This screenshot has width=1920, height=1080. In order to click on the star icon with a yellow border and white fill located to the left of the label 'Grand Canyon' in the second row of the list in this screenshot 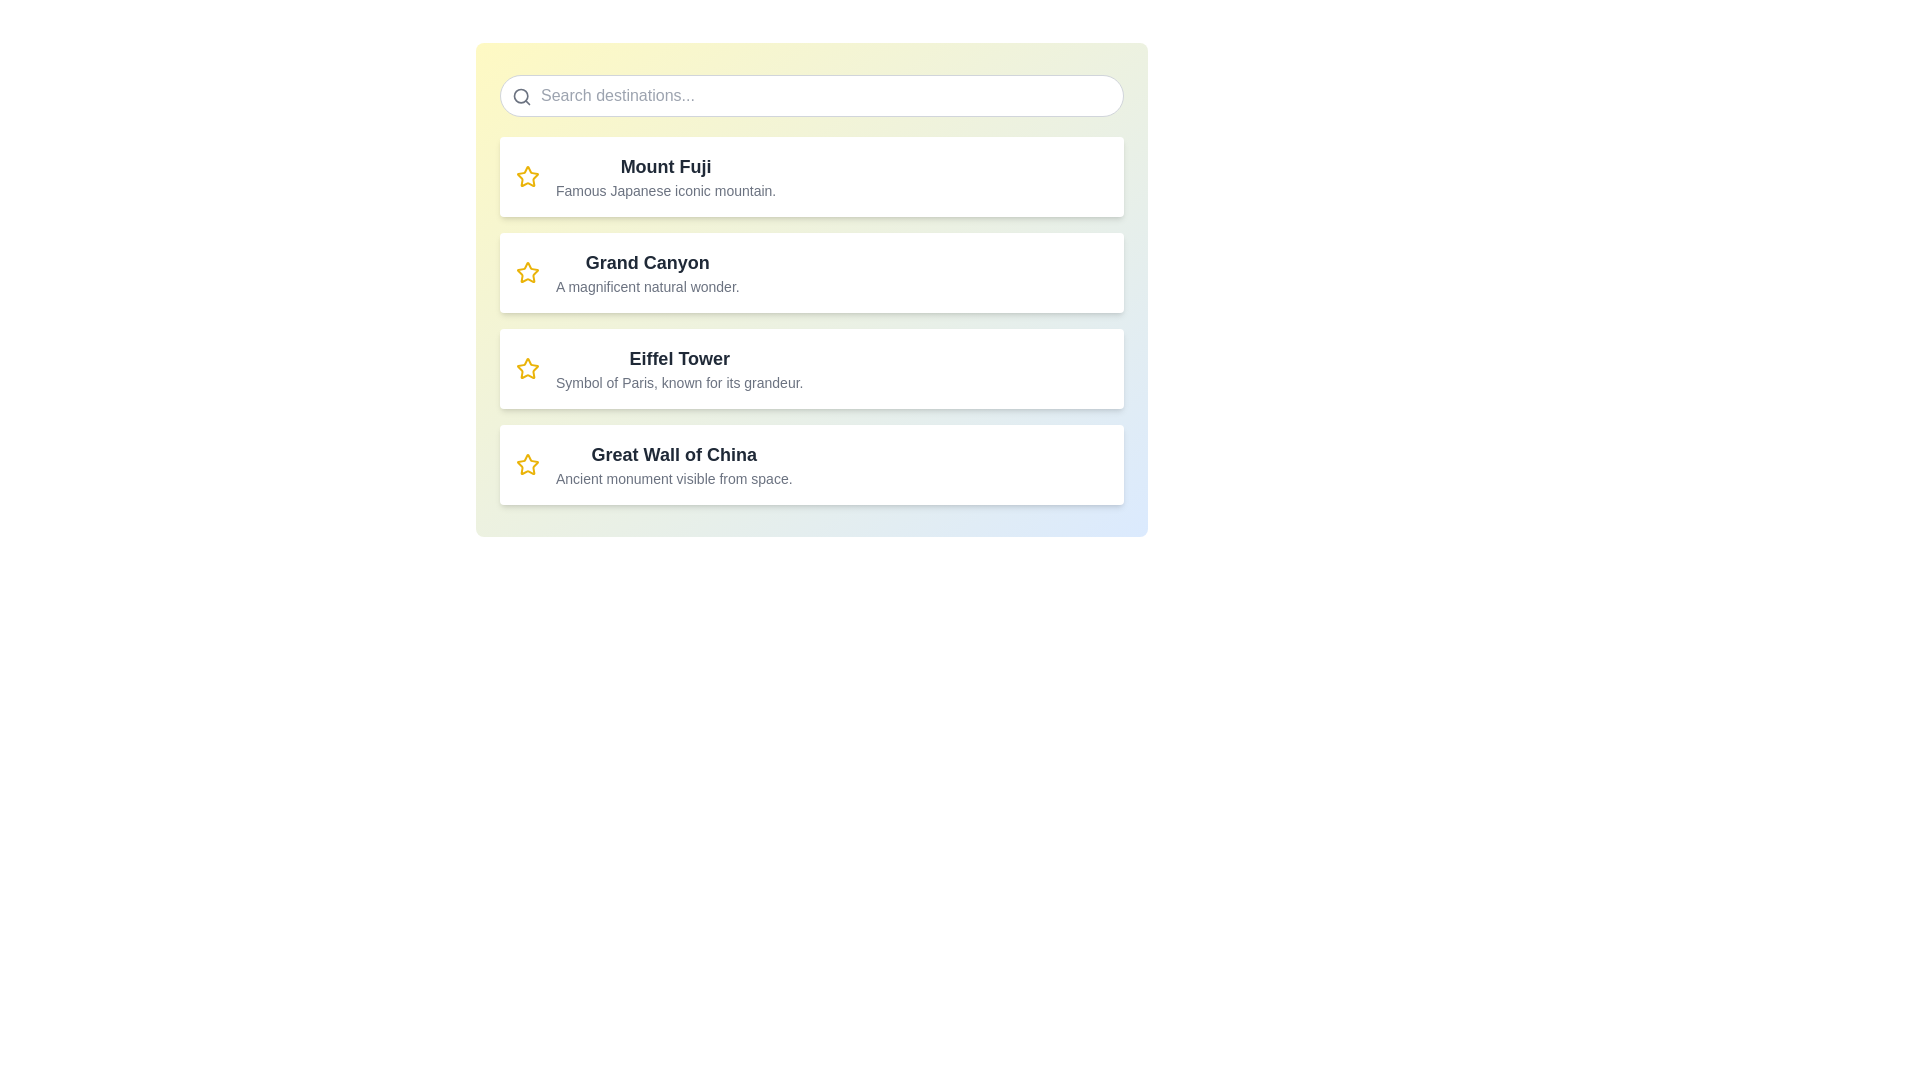, I will do `click(528, 272)`.